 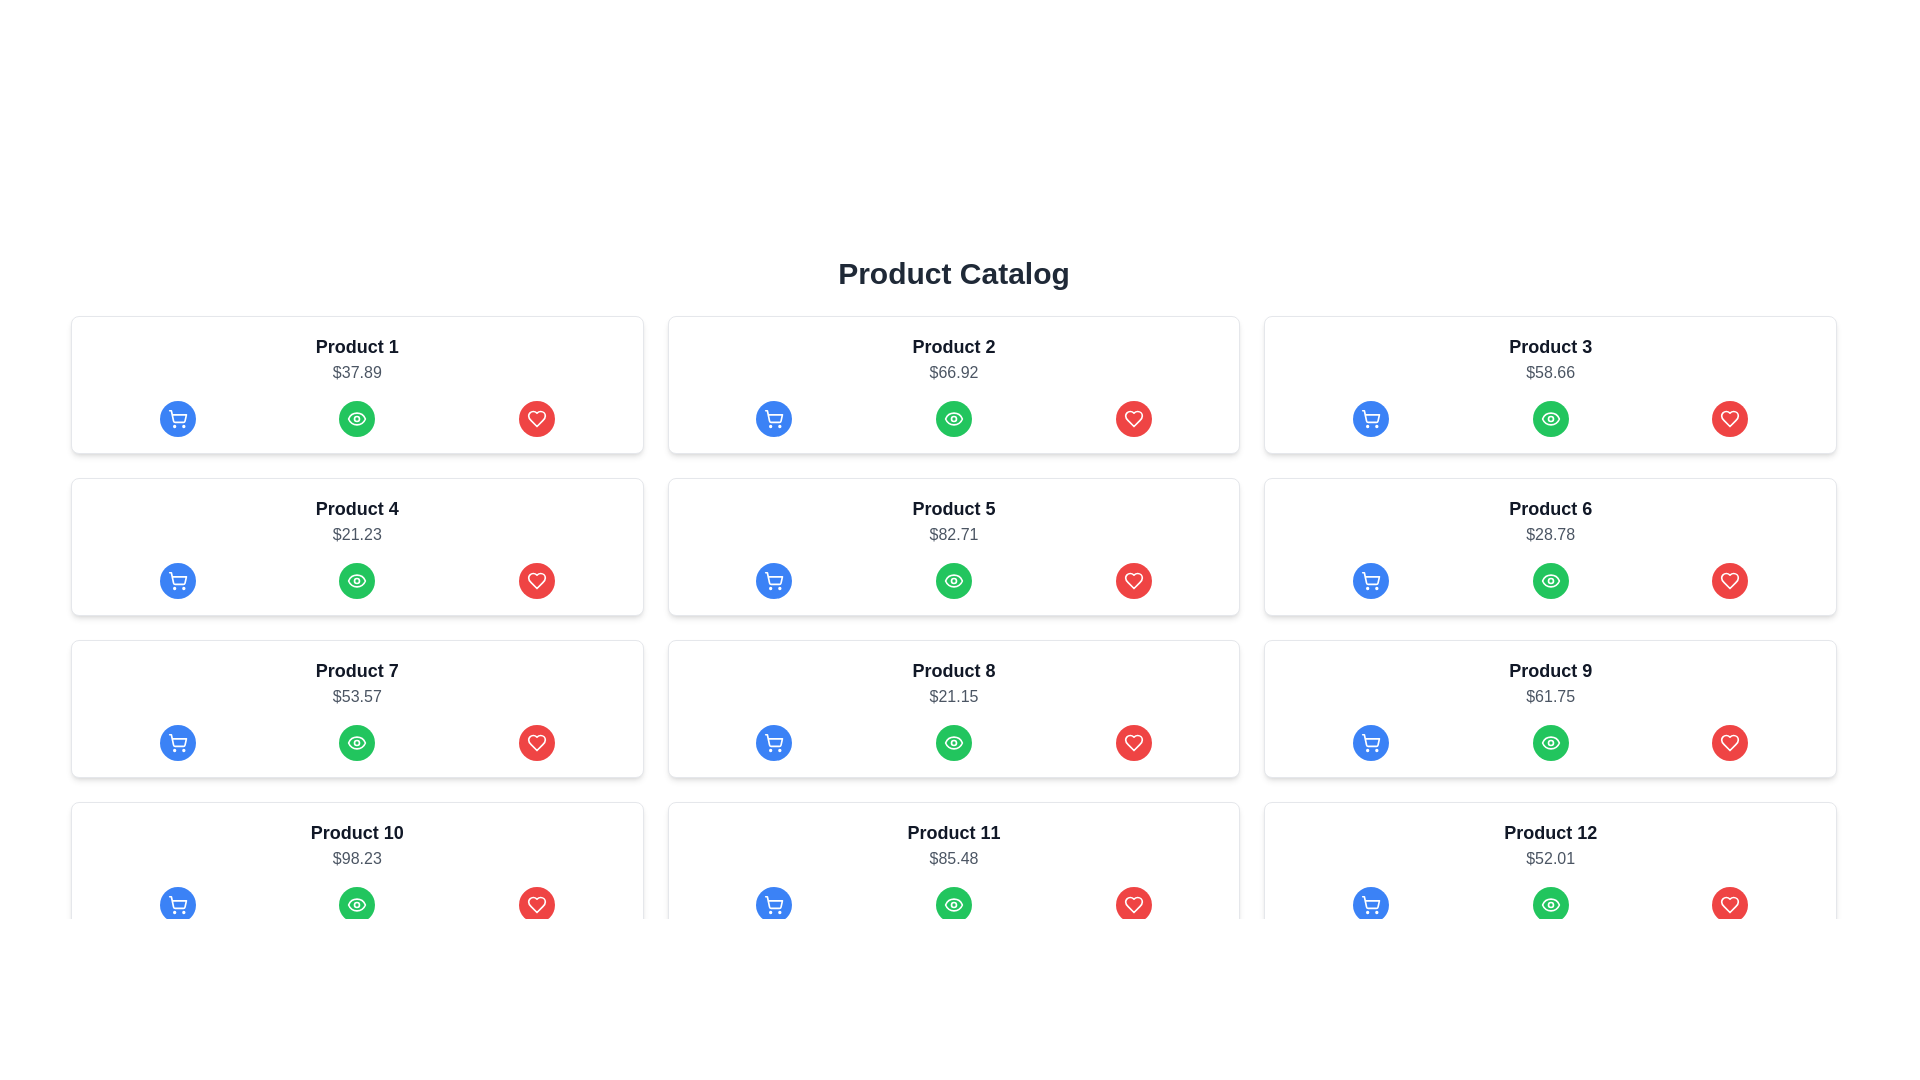 What do you see at coordinates (953, 508) in the screenshot?
I see `the informational text label that displays the product name, centrally located in the third row and third column of the grid arrangement` at bounding box center [953, 508].